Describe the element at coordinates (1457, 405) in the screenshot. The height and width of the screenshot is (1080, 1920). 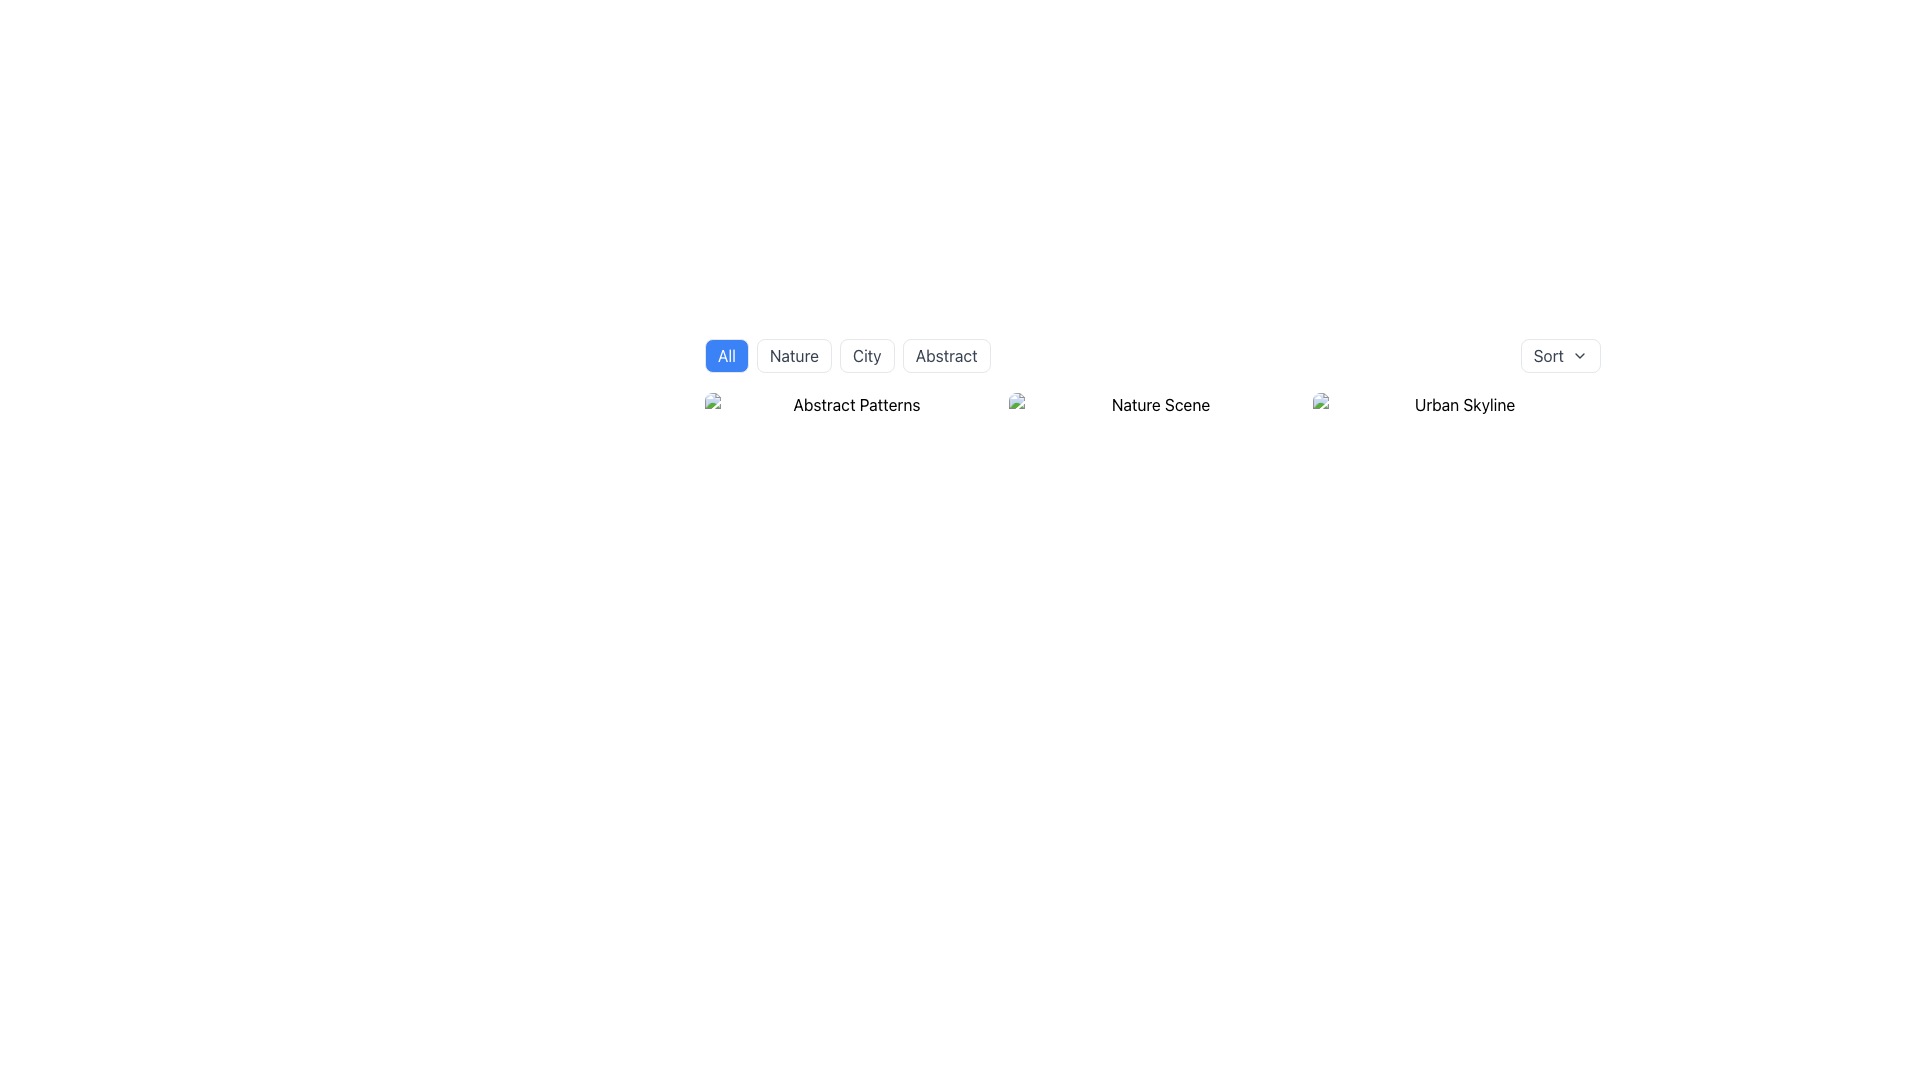
I see `the selectable Card, which is the third item in a row` at that location.